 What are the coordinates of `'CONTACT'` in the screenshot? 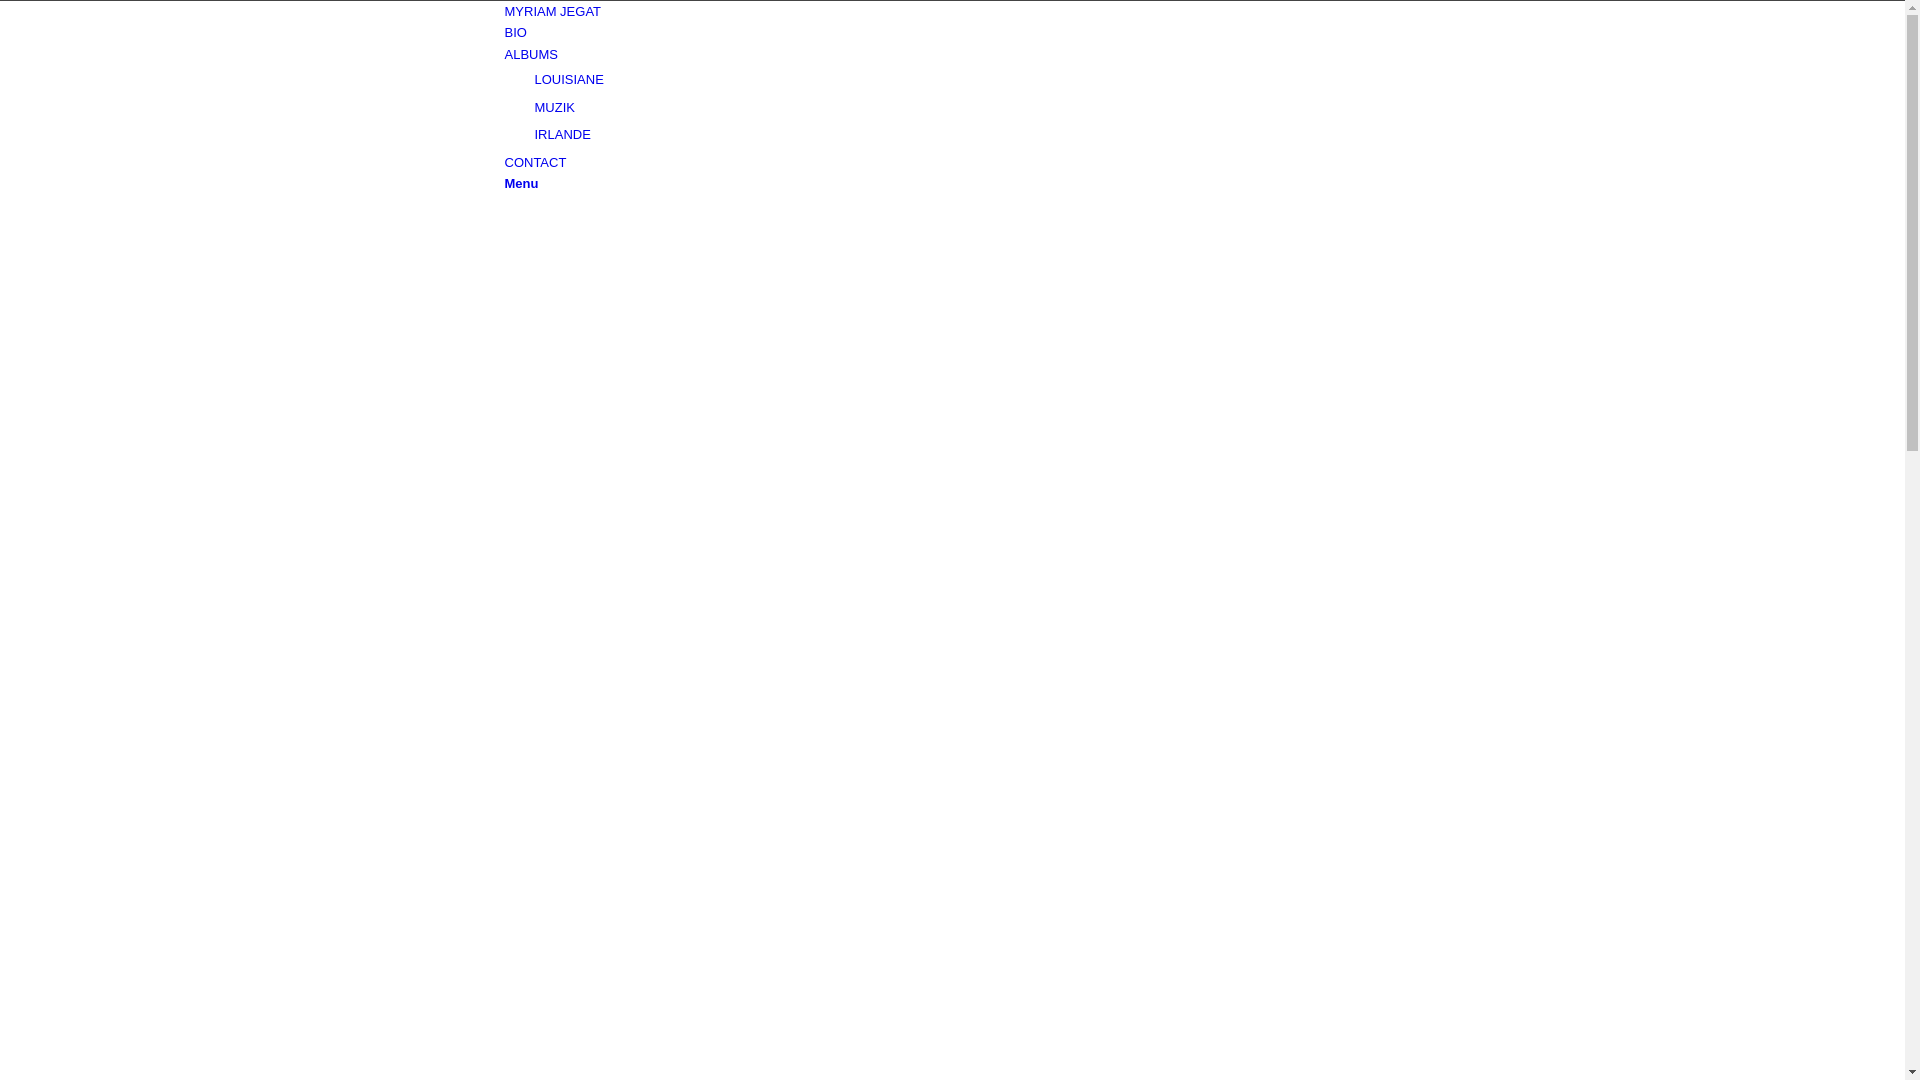 It's located at (534, 161).